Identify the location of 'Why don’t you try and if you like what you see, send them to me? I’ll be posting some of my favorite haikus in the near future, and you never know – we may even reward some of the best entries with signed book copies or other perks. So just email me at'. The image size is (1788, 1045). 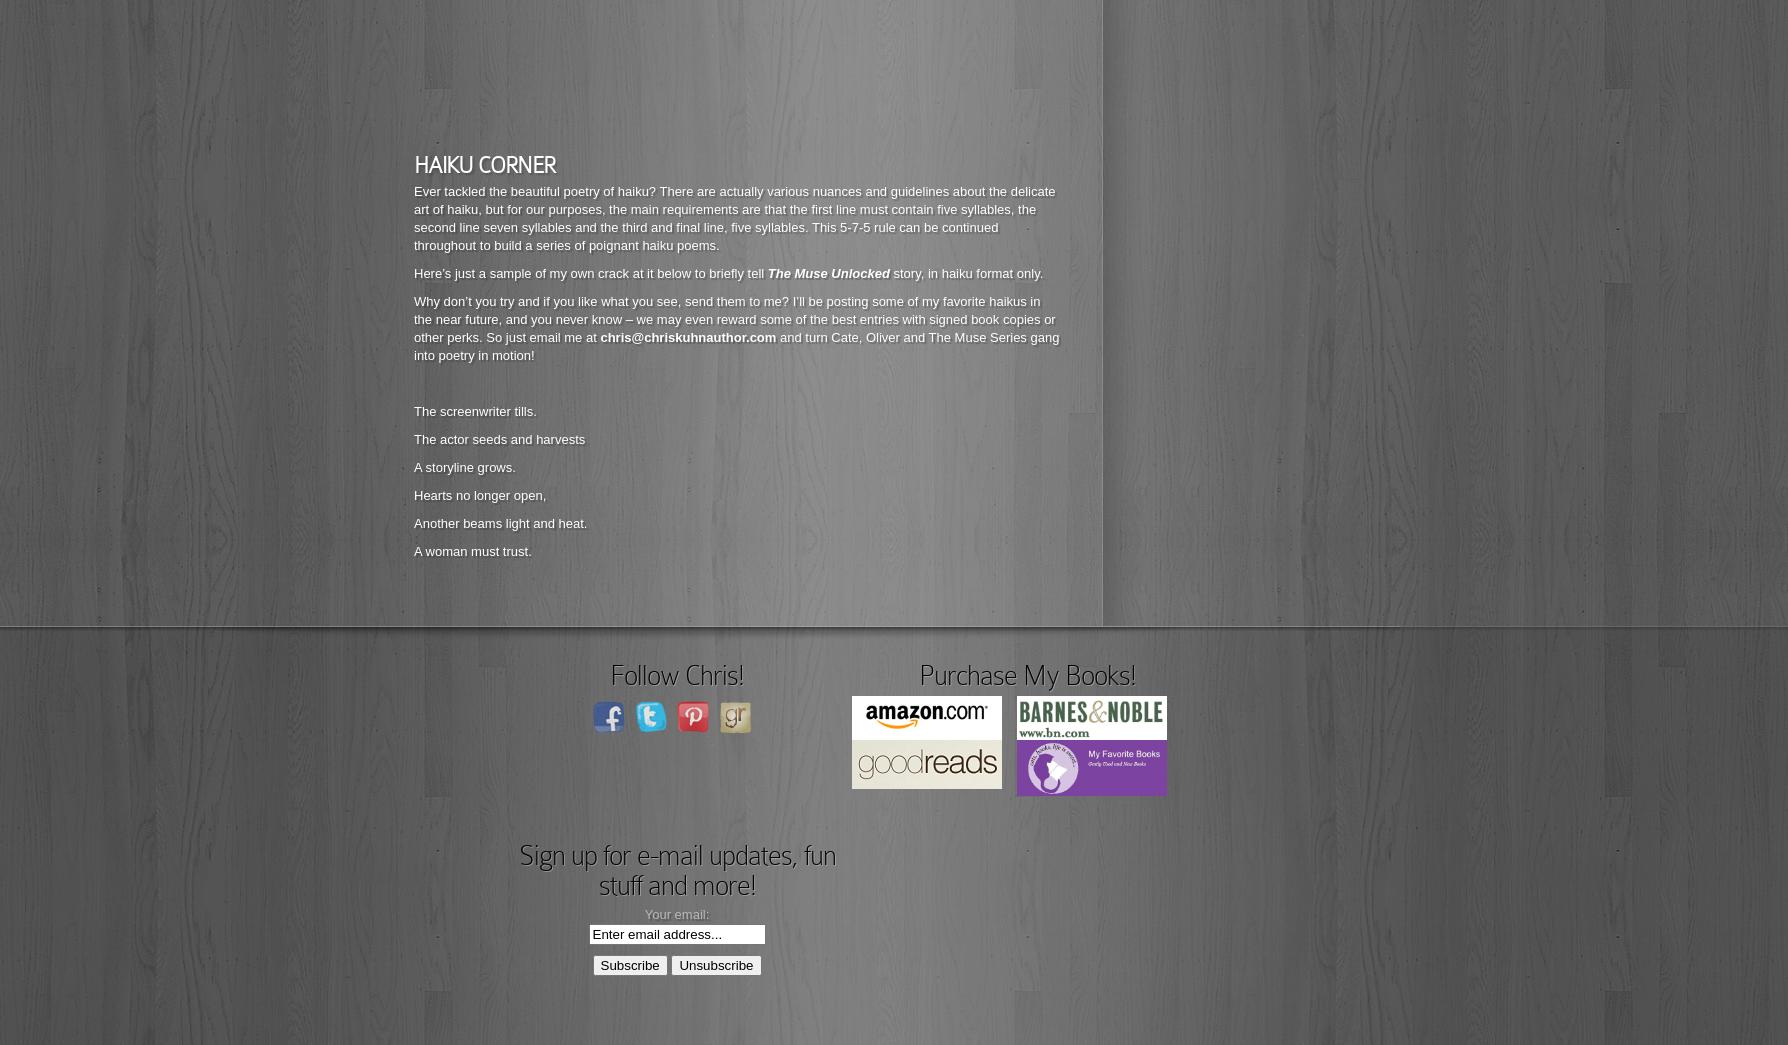
(412, 319).